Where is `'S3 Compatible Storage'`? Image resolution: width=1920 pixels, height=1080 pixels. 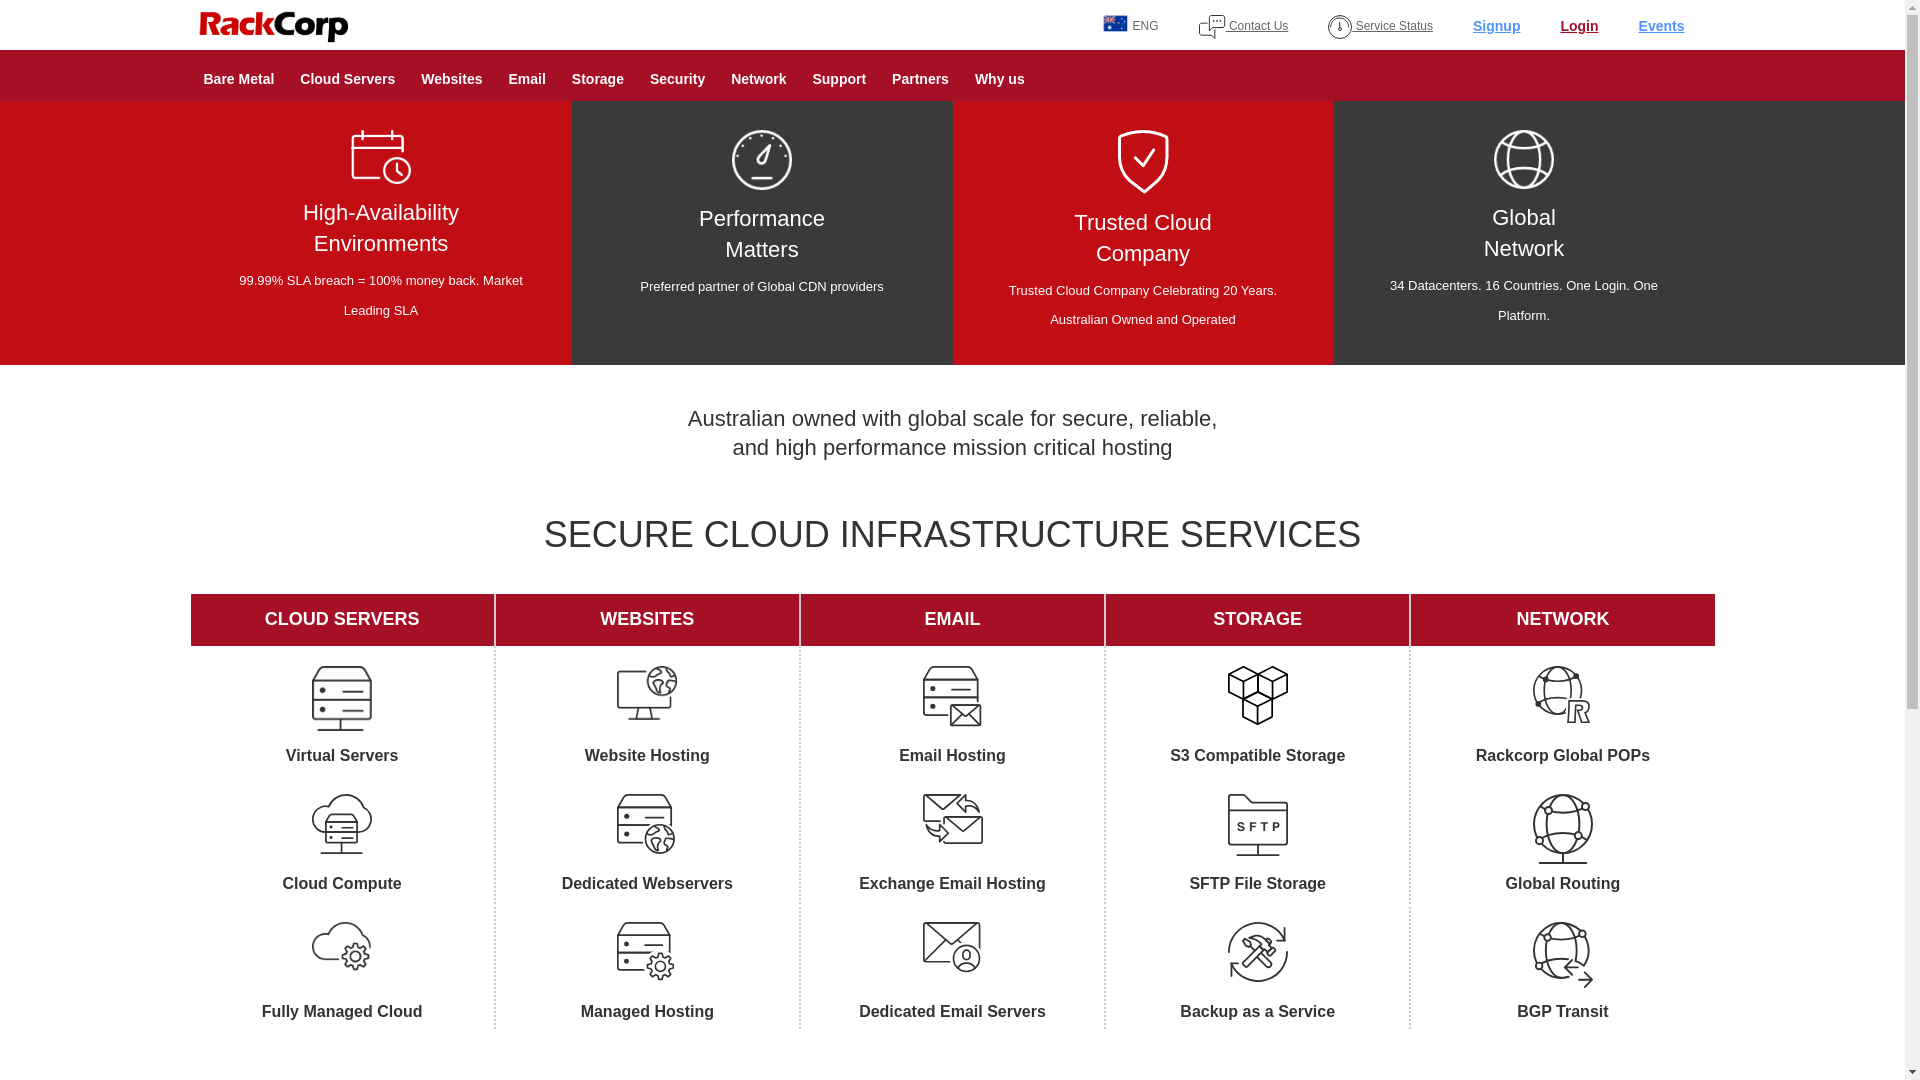
'S3 Compatible Storage' is located at coordinates (1256, 714).